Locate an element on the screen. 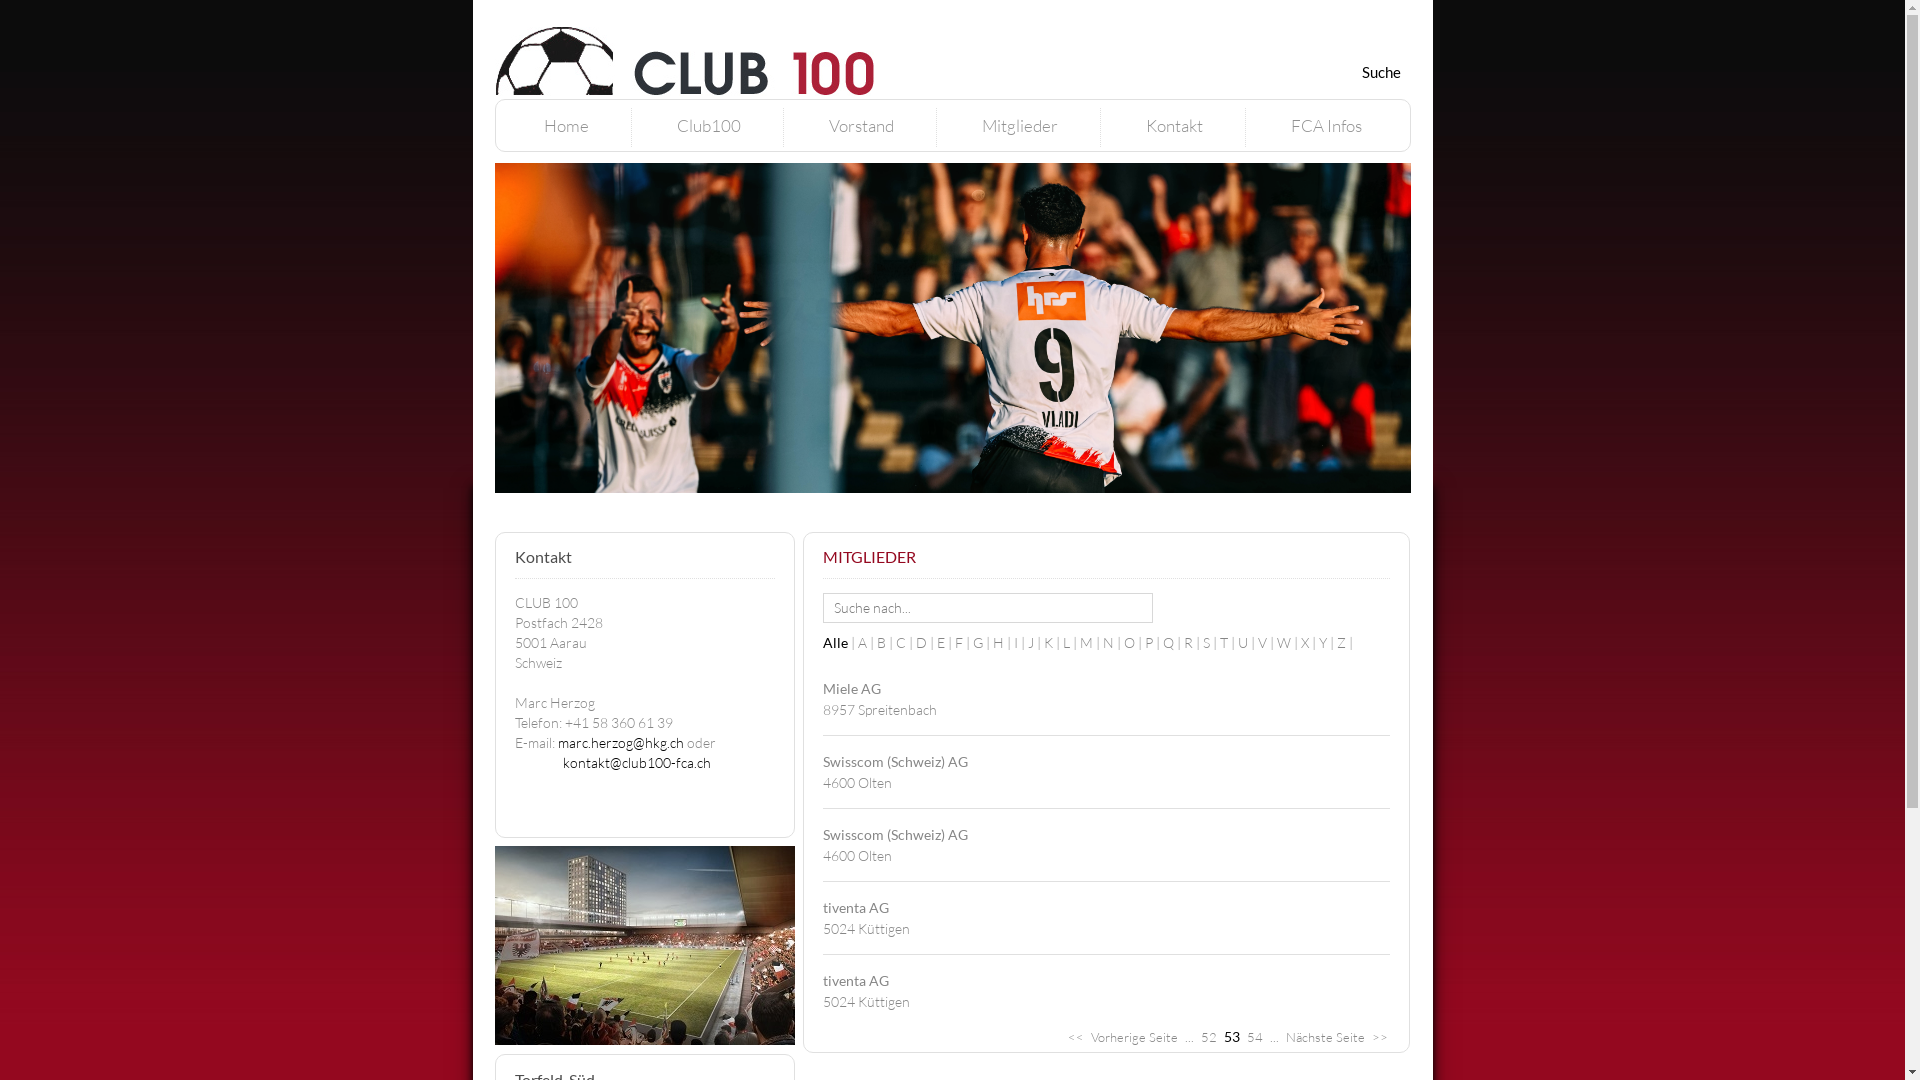 This screenshot has width=1920, height=1080. 'W' is located at coordinates (1275, 642).